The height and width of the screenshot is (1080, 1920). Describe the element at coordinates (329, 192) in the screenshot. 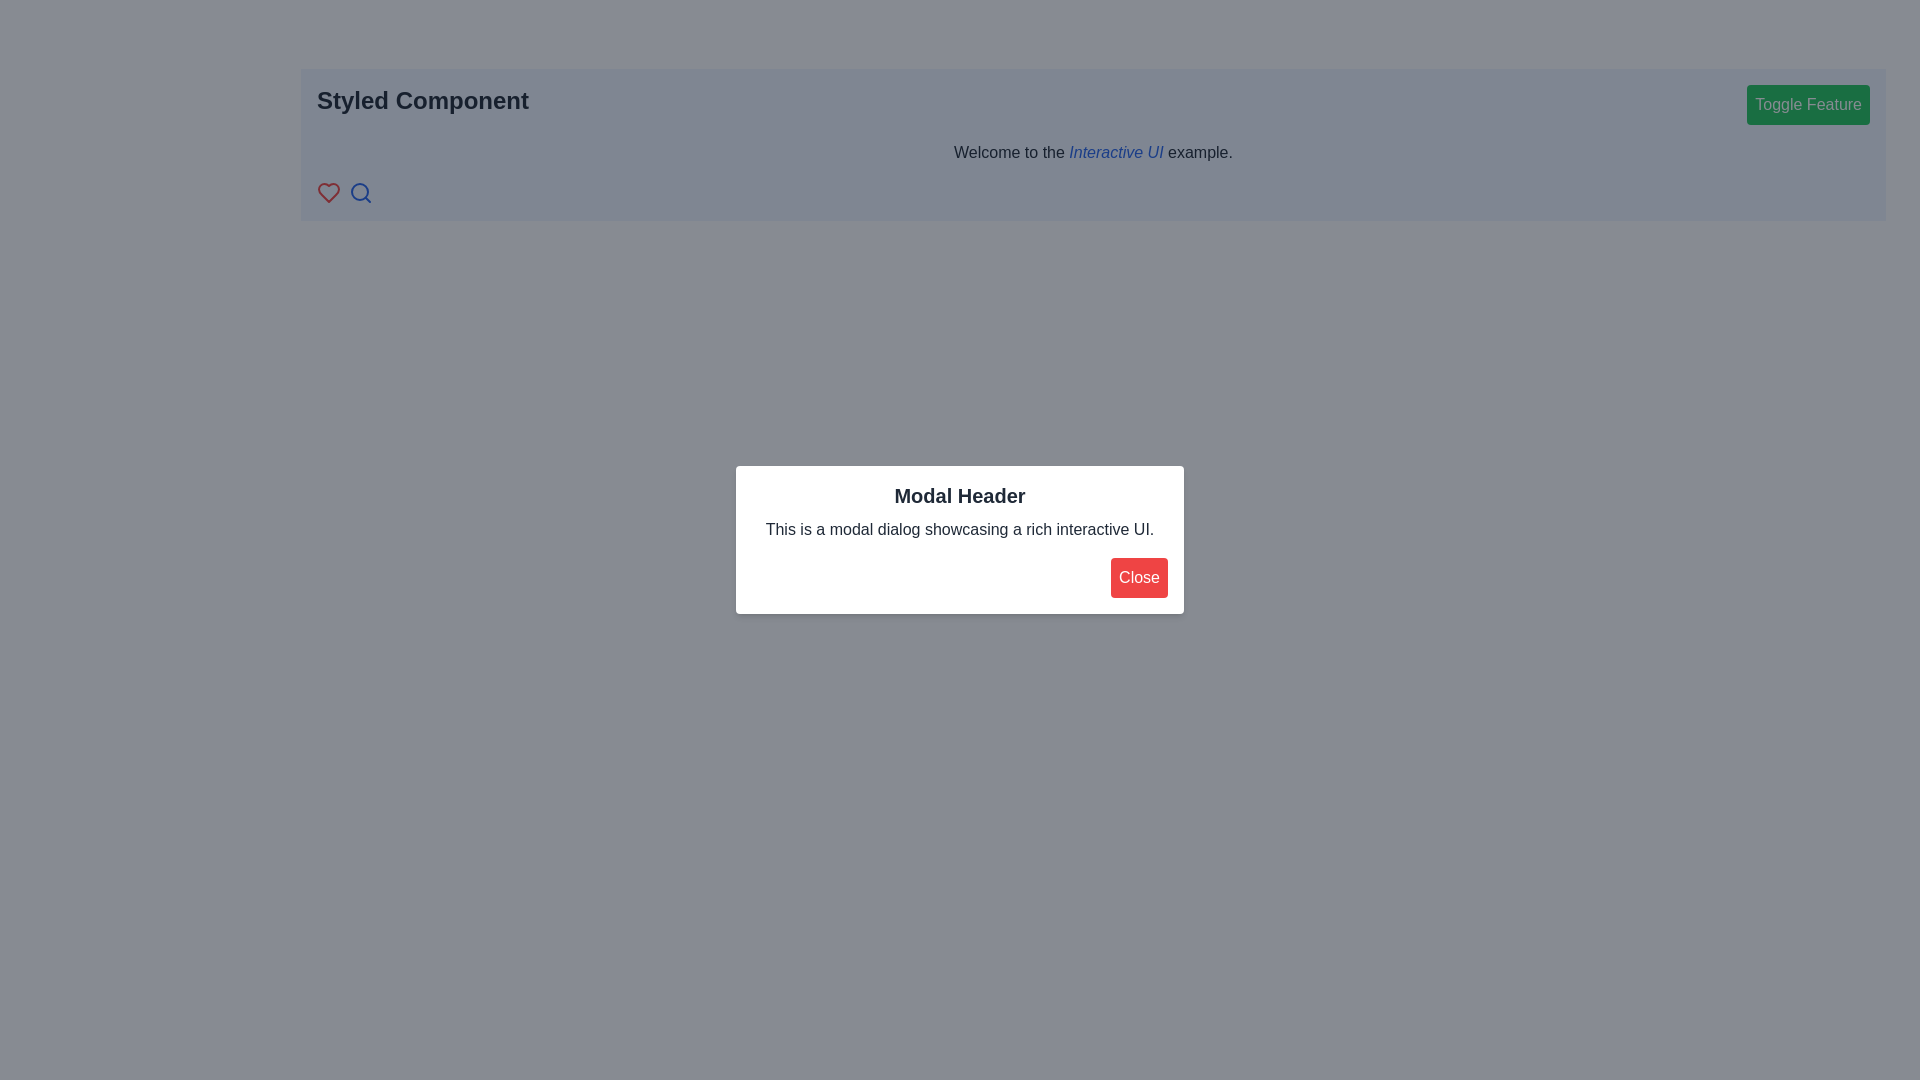

I see `the outlined red heart icon located to the left of the blue magnifying glass icon under the header 'Styled Component'` at that location.